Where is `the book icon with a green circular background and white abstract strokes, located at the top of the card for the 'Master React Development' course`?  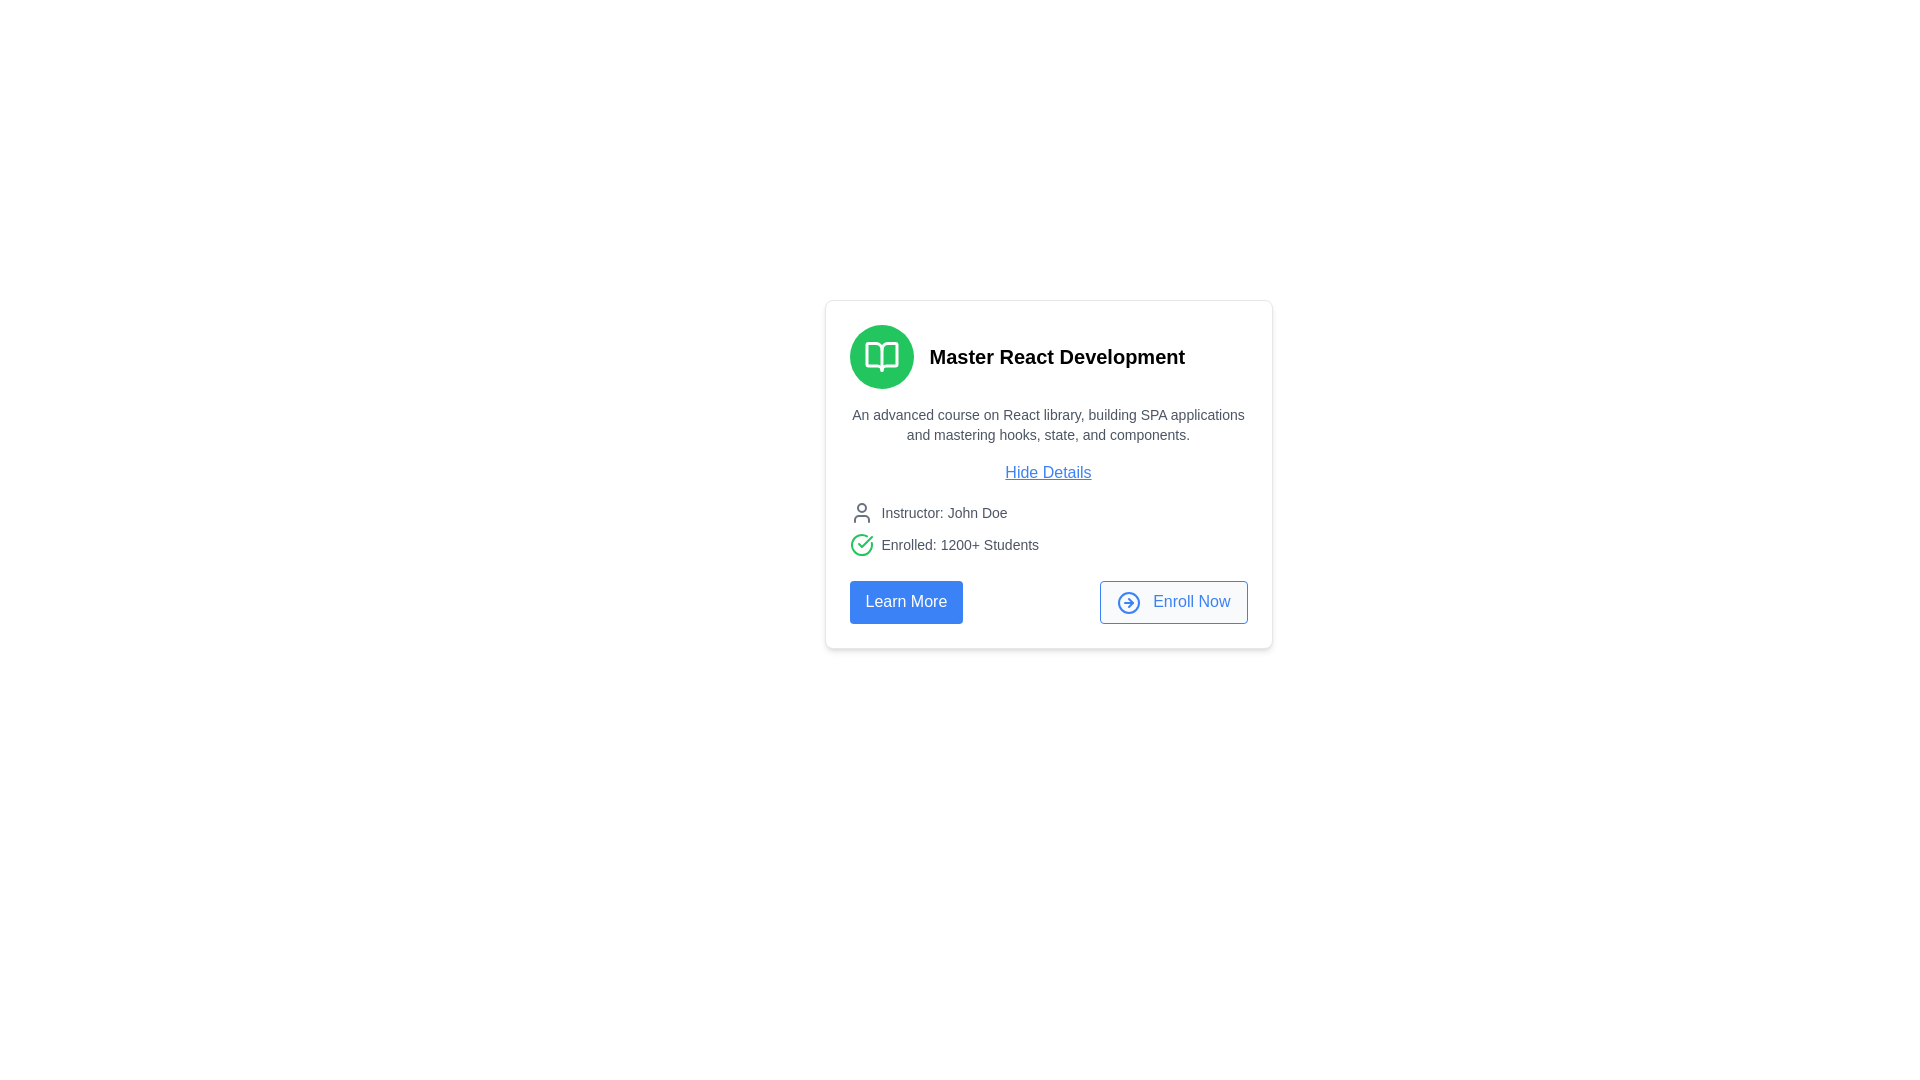
the book icon with a green circular background and white abstract strokes, located at the top of the card for the 'Master React Development' course is located at coordinates (880, 356).